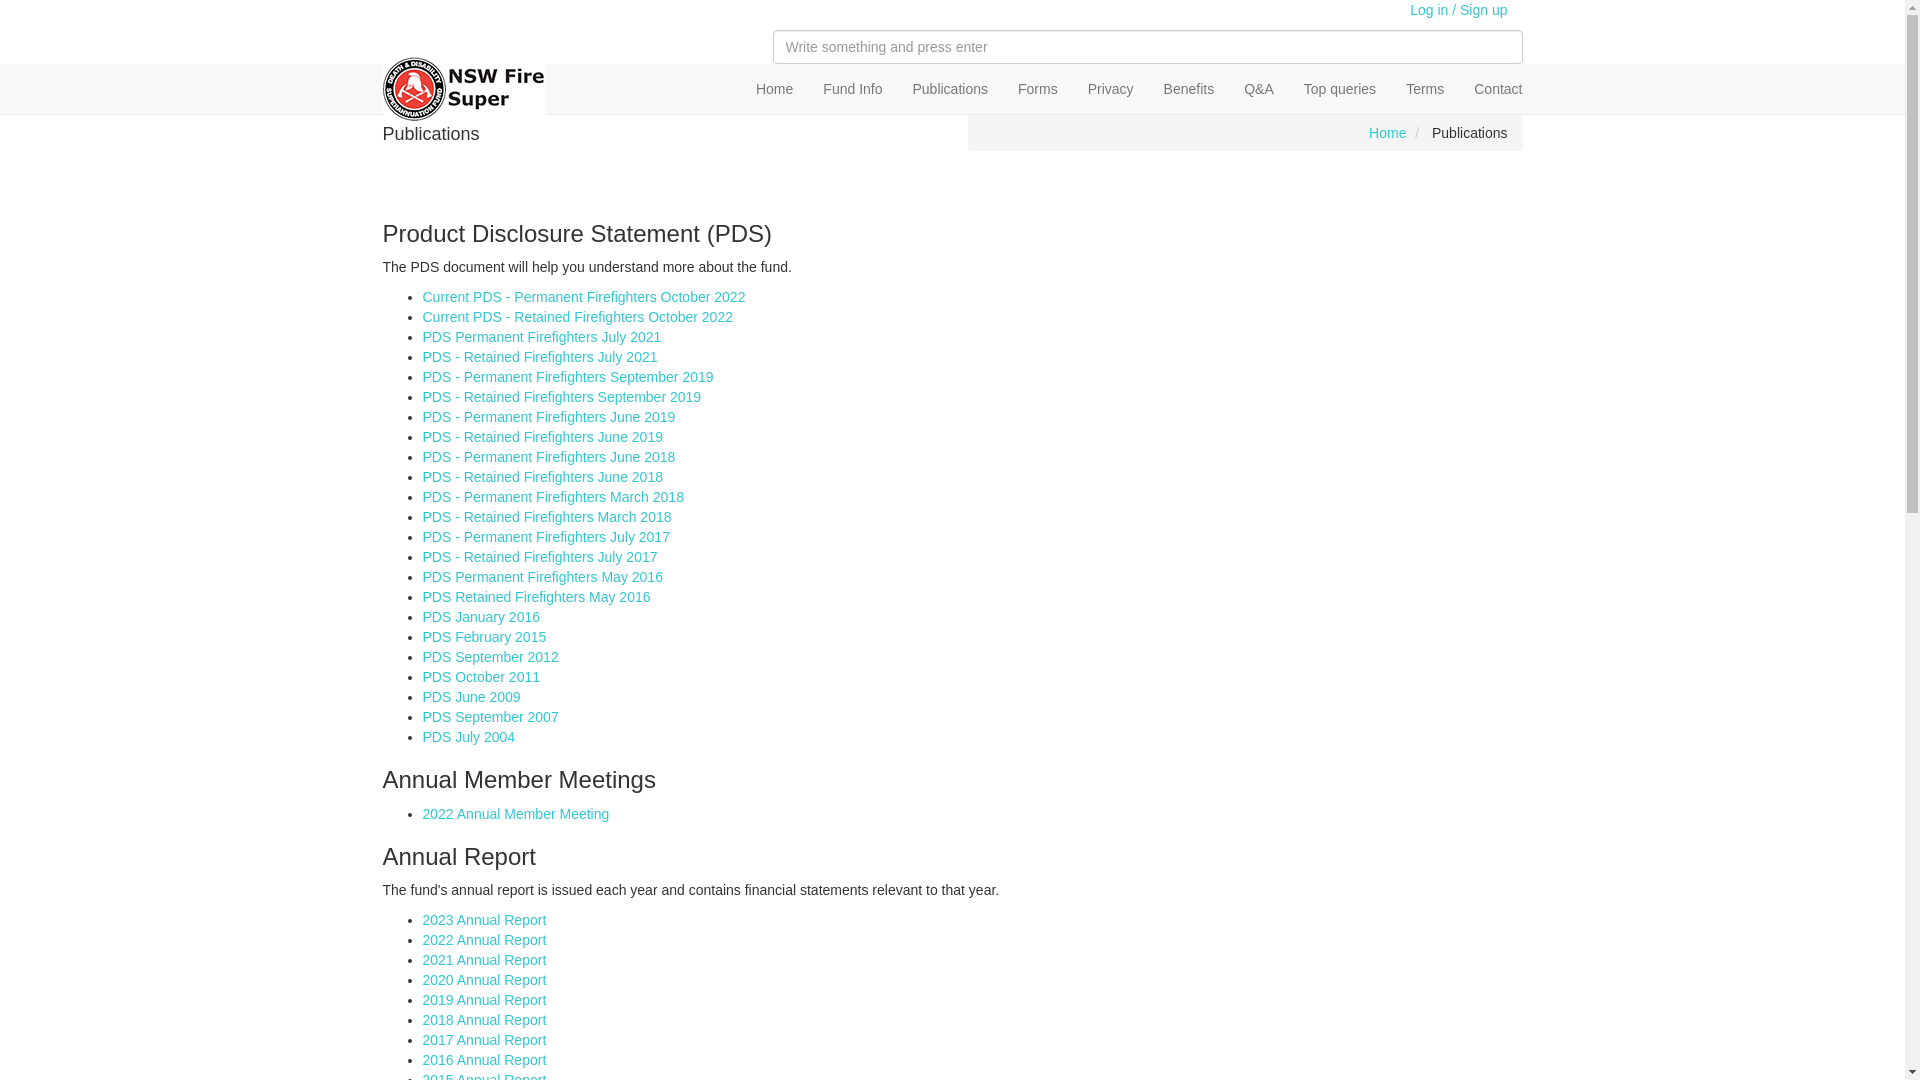  I want to click on '2022 Annual Report', so click(484, 940).